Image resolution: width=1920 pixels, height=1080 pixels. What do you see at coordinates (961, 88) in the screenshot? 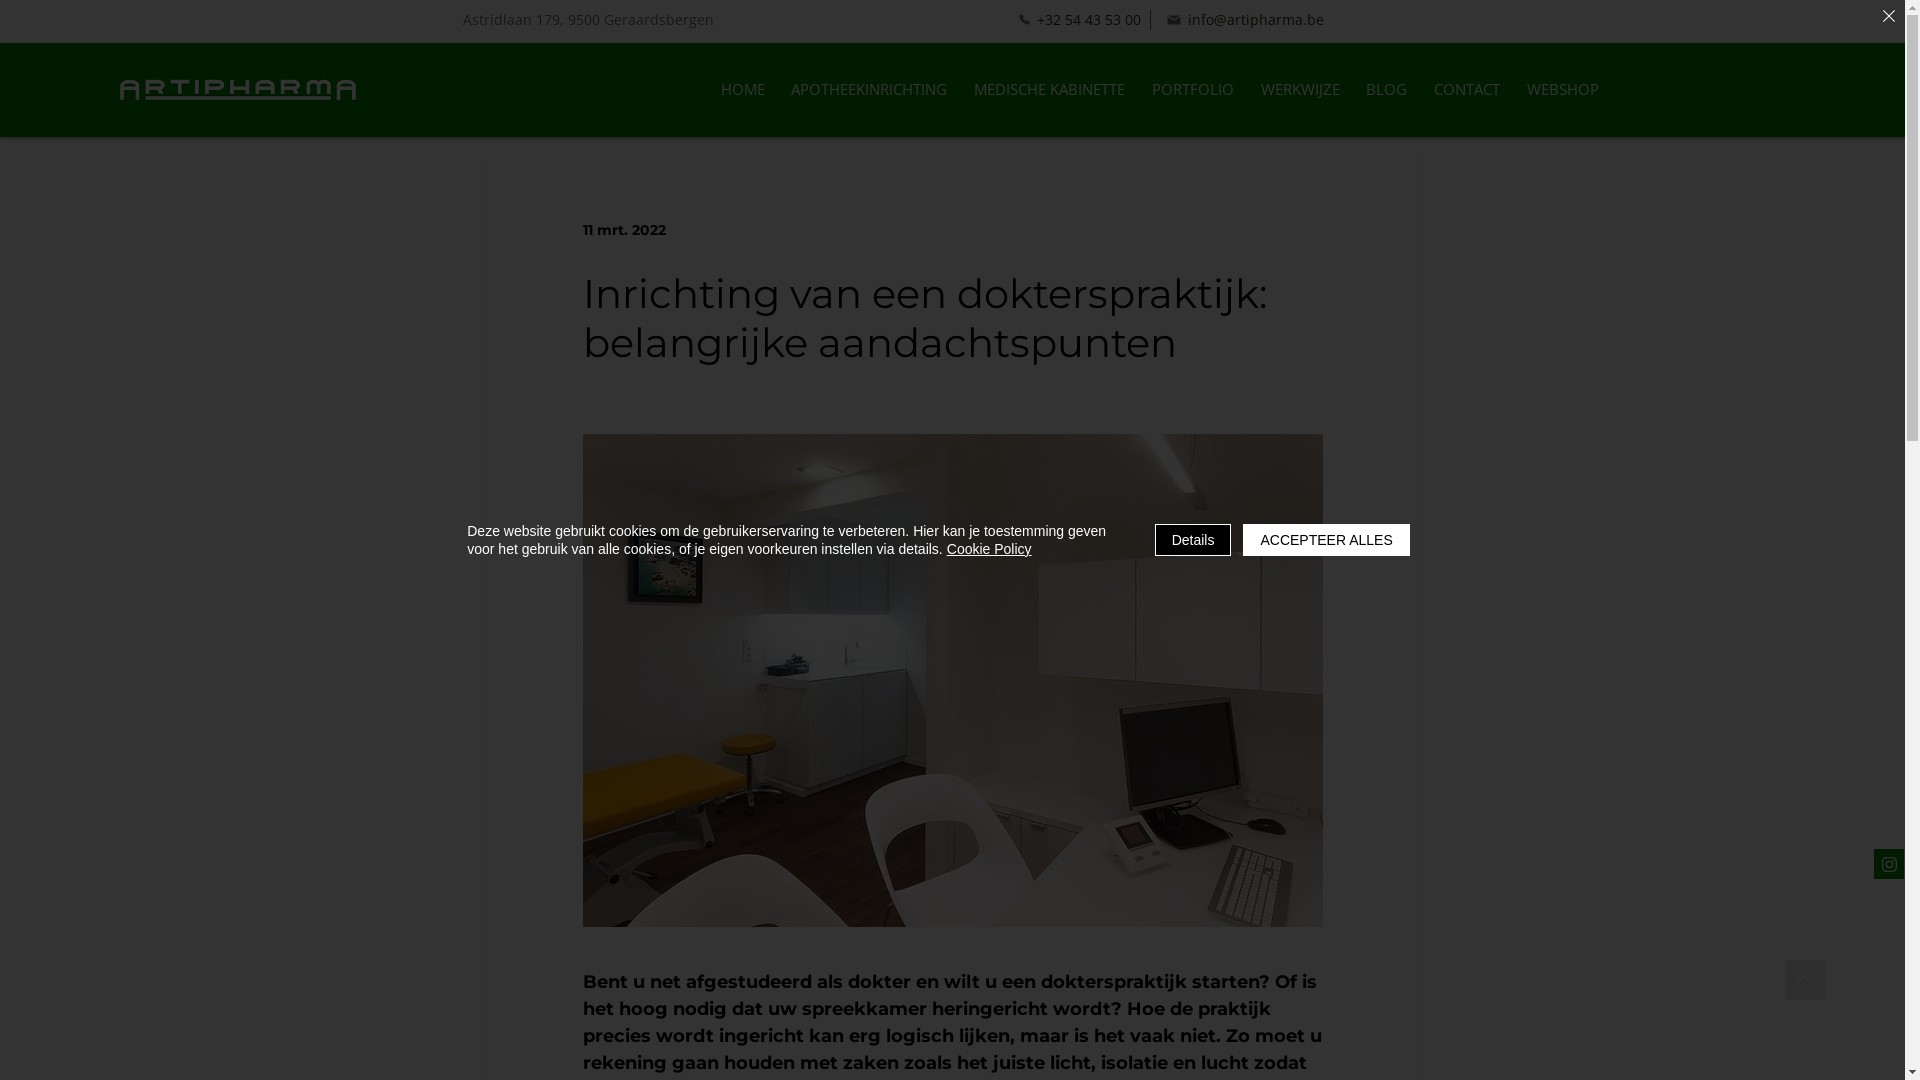
I see `'MEDISCHE KABINETTE'` at bounding box center [961, 88].